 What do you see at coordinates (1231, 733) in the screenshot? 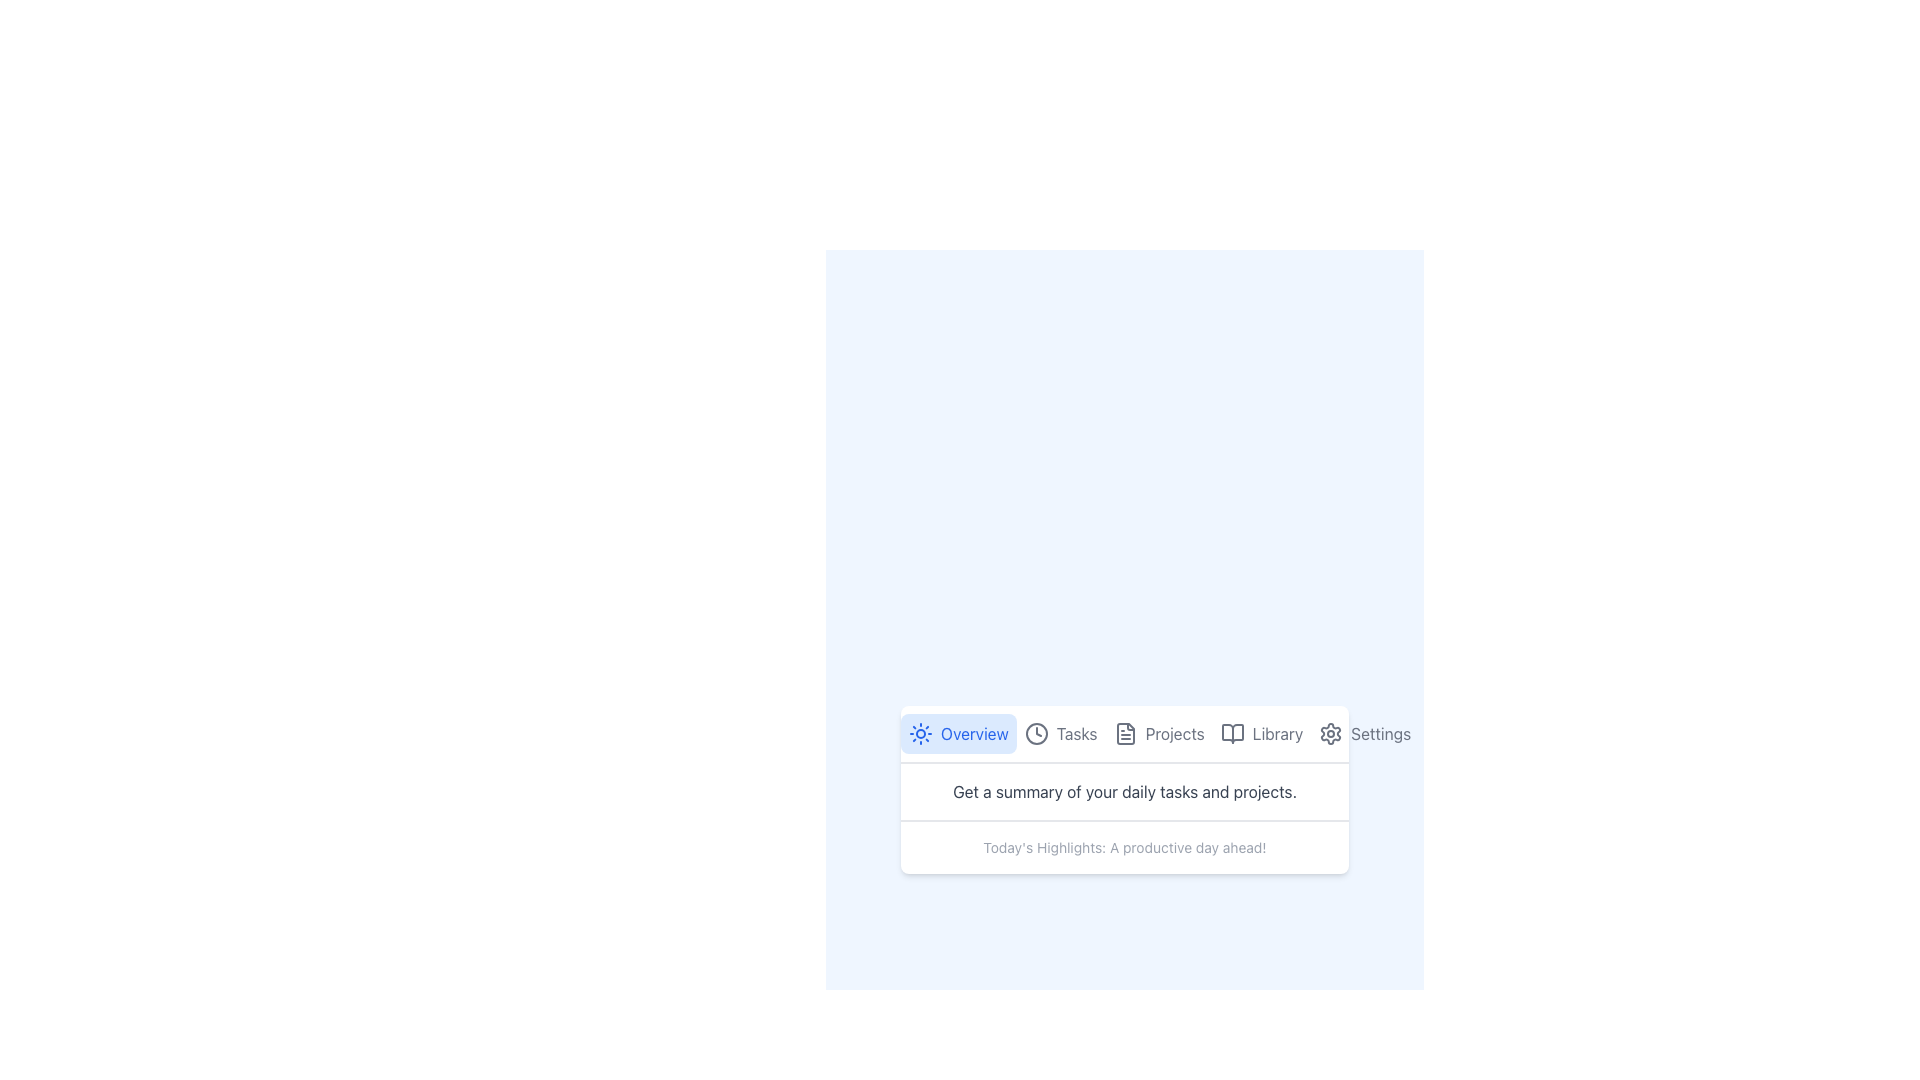
I see `the 'Library' icon in the navigation bar, which serves as a visual marker for the library section` at bounding box center [1231, 733].